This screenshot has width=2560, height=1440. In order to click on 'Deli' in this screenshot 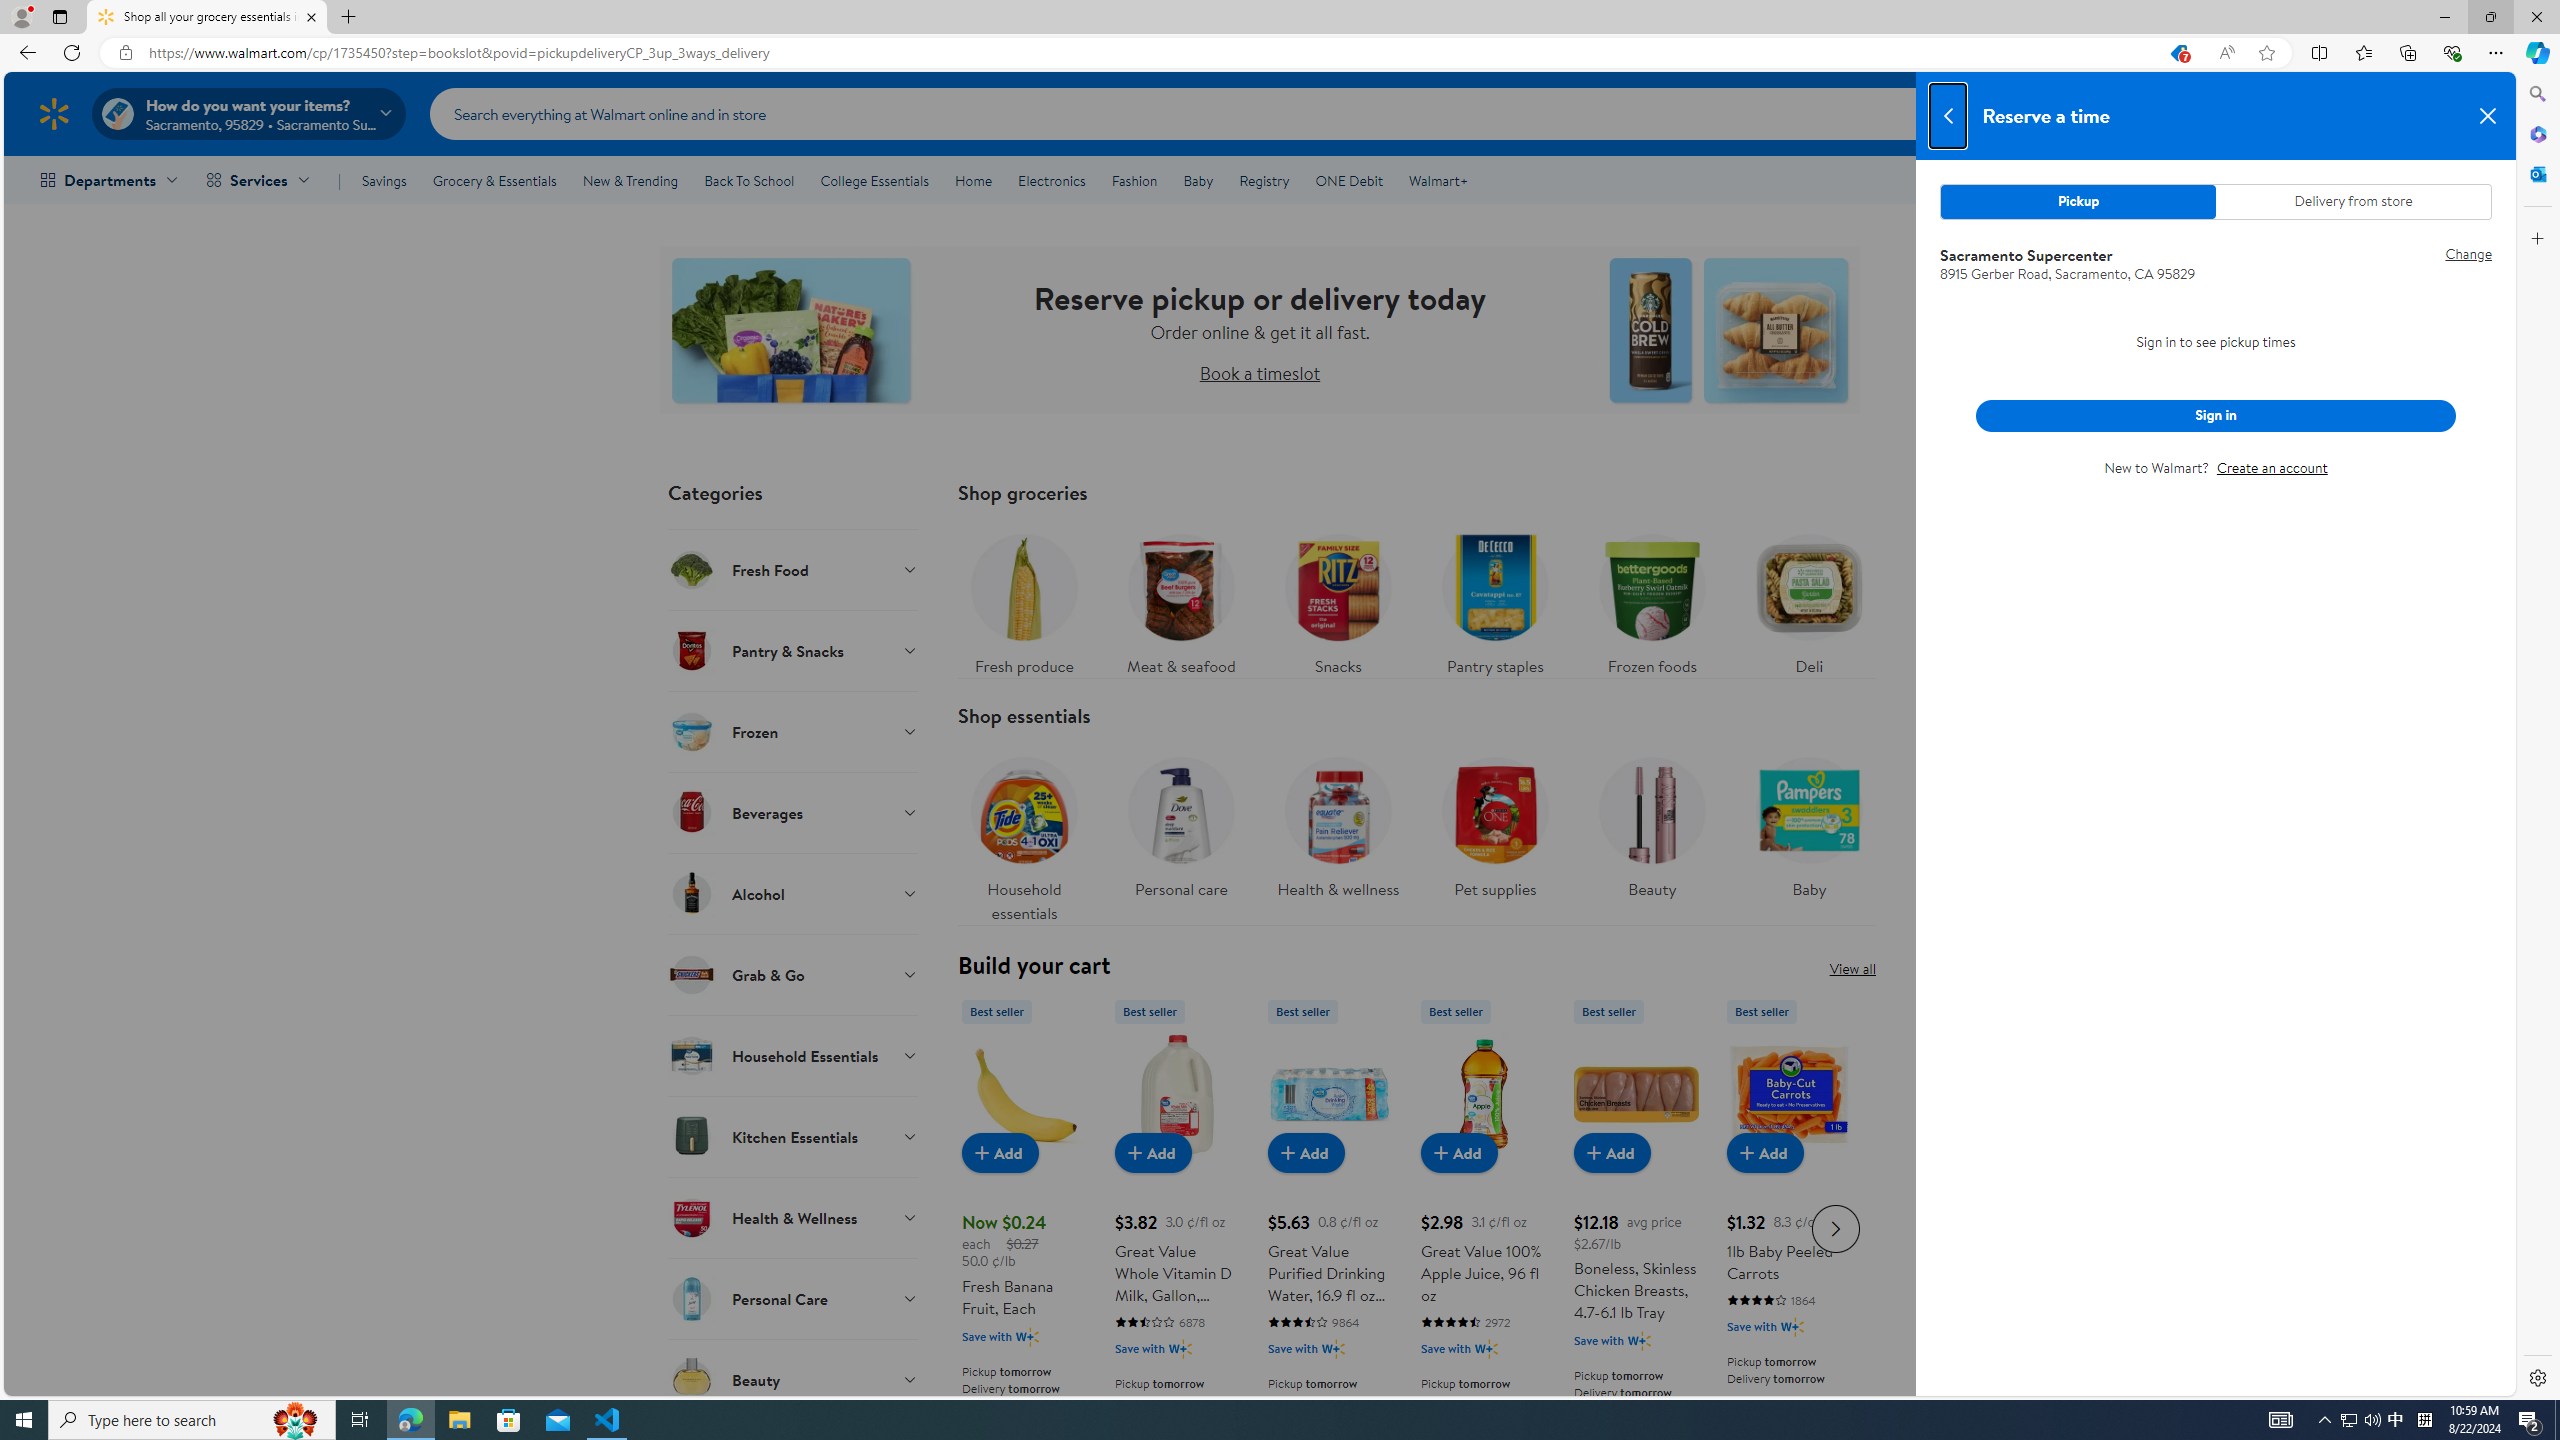, I will do `click(1809, 598)`.